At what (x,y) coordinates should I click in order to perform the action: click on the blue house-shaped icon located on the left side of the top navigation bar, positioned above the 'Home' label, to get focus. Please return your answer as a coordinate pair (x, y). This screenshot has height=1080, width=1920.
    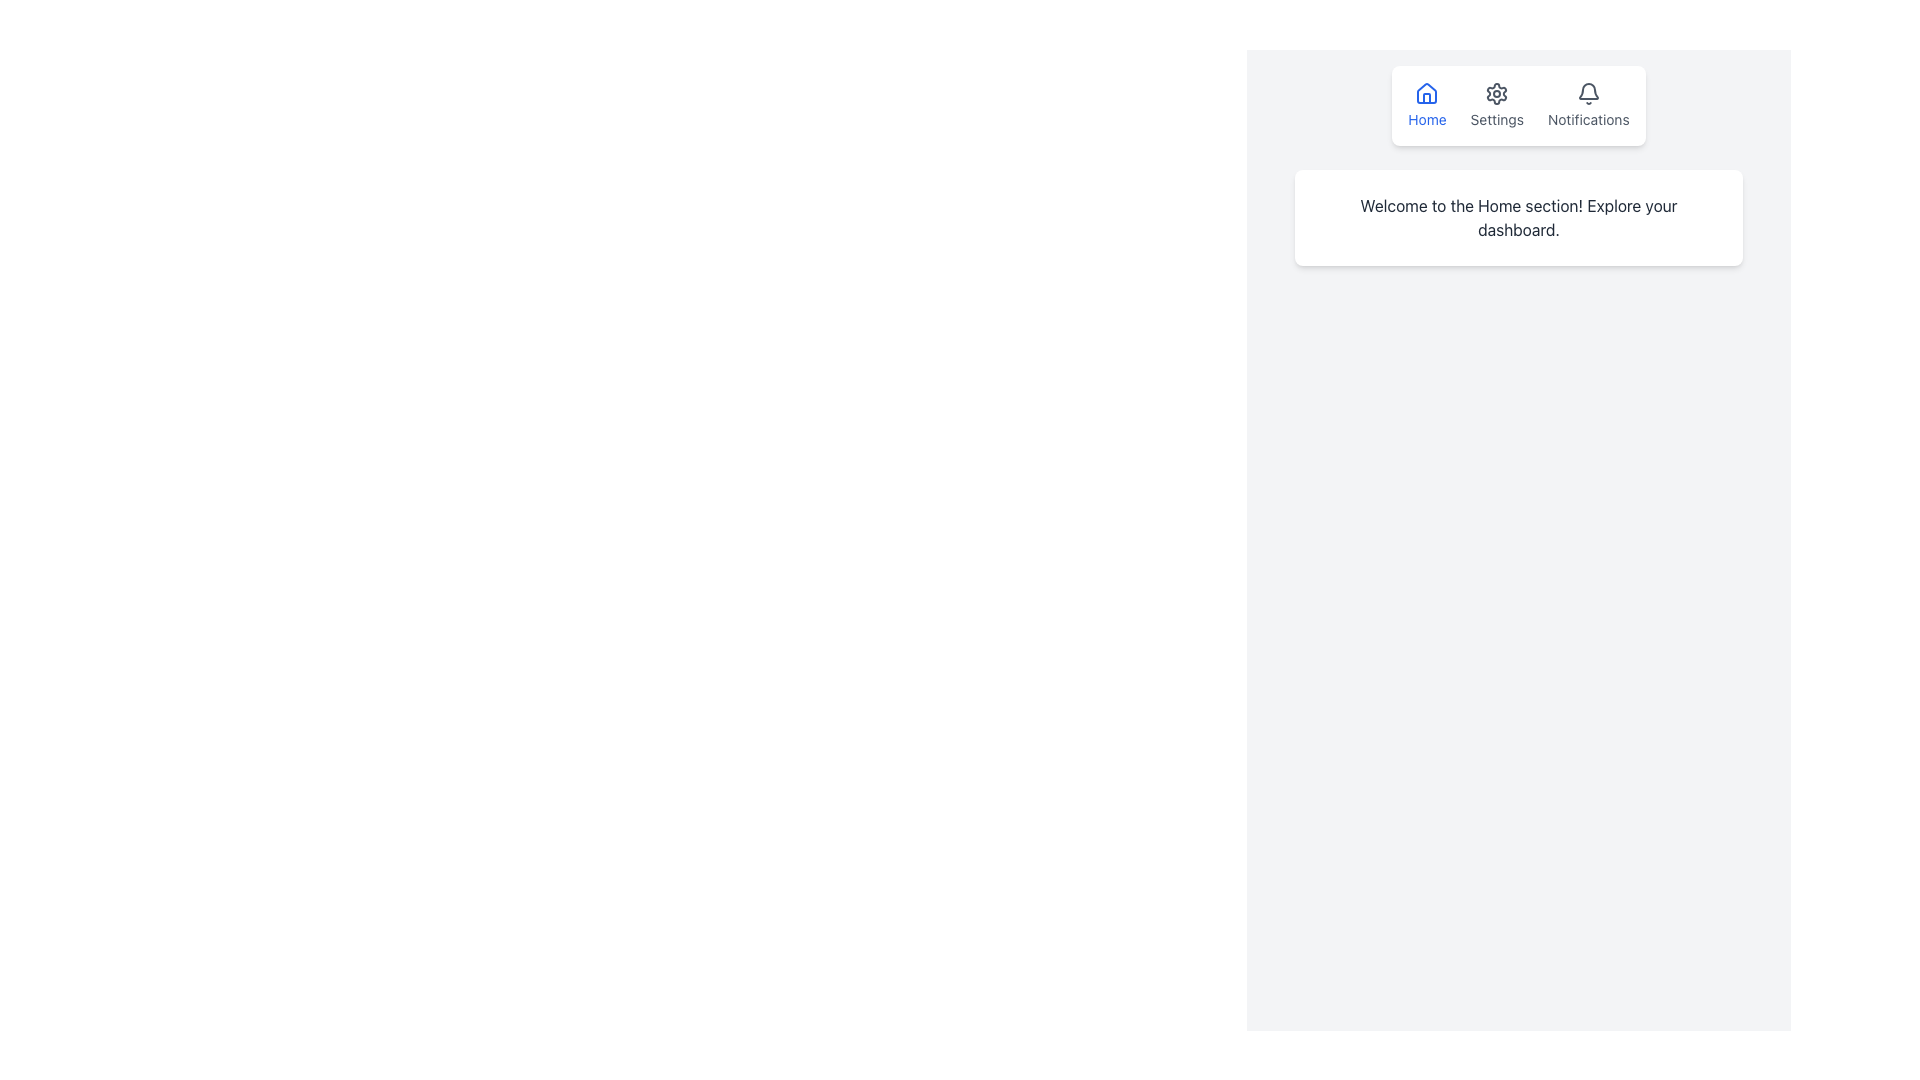
    Looking at the image, I should click on (1426, 93).